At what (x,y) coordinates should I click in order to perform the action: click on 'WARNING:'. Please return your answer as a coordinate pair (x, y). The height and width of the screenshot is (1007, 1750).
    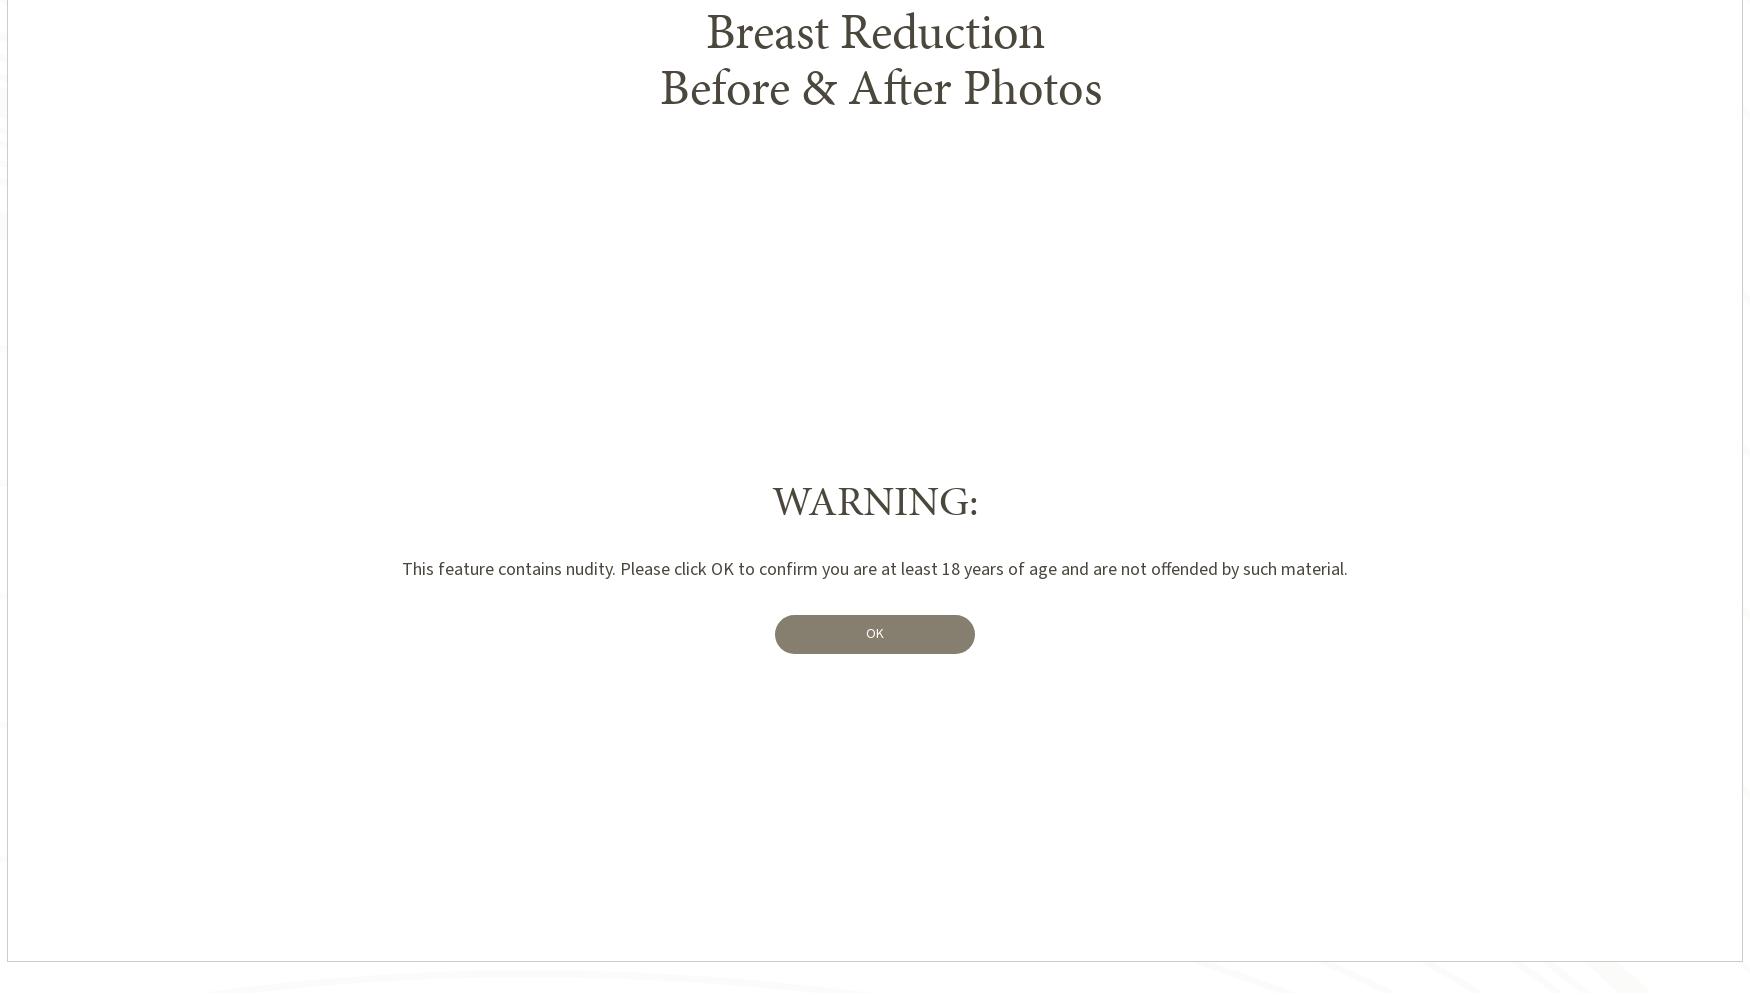
    Looking at the image, I should click on (874, 500).